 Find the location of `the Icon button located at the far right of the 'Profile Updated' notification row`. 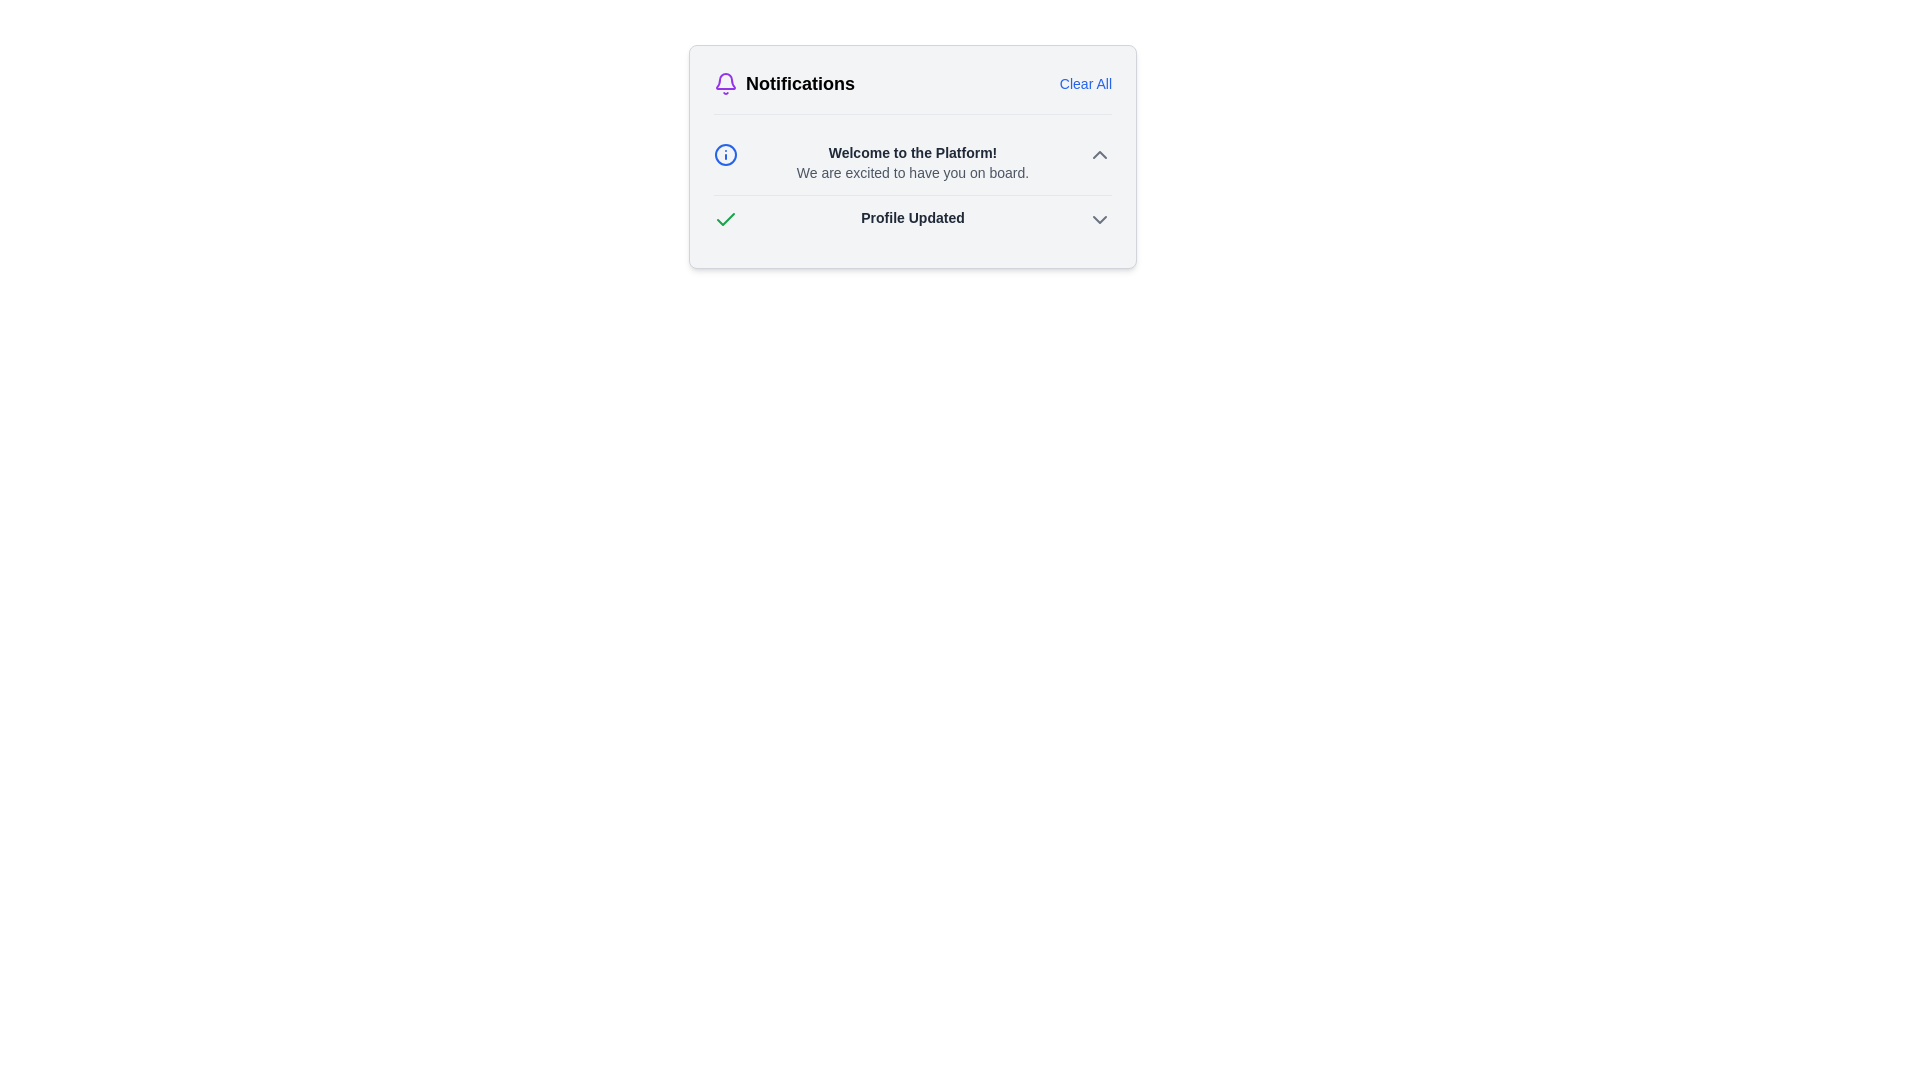

the Icon button located at the far right of the 'Profile Updated' notification row is located at coordinates (1098, 219).